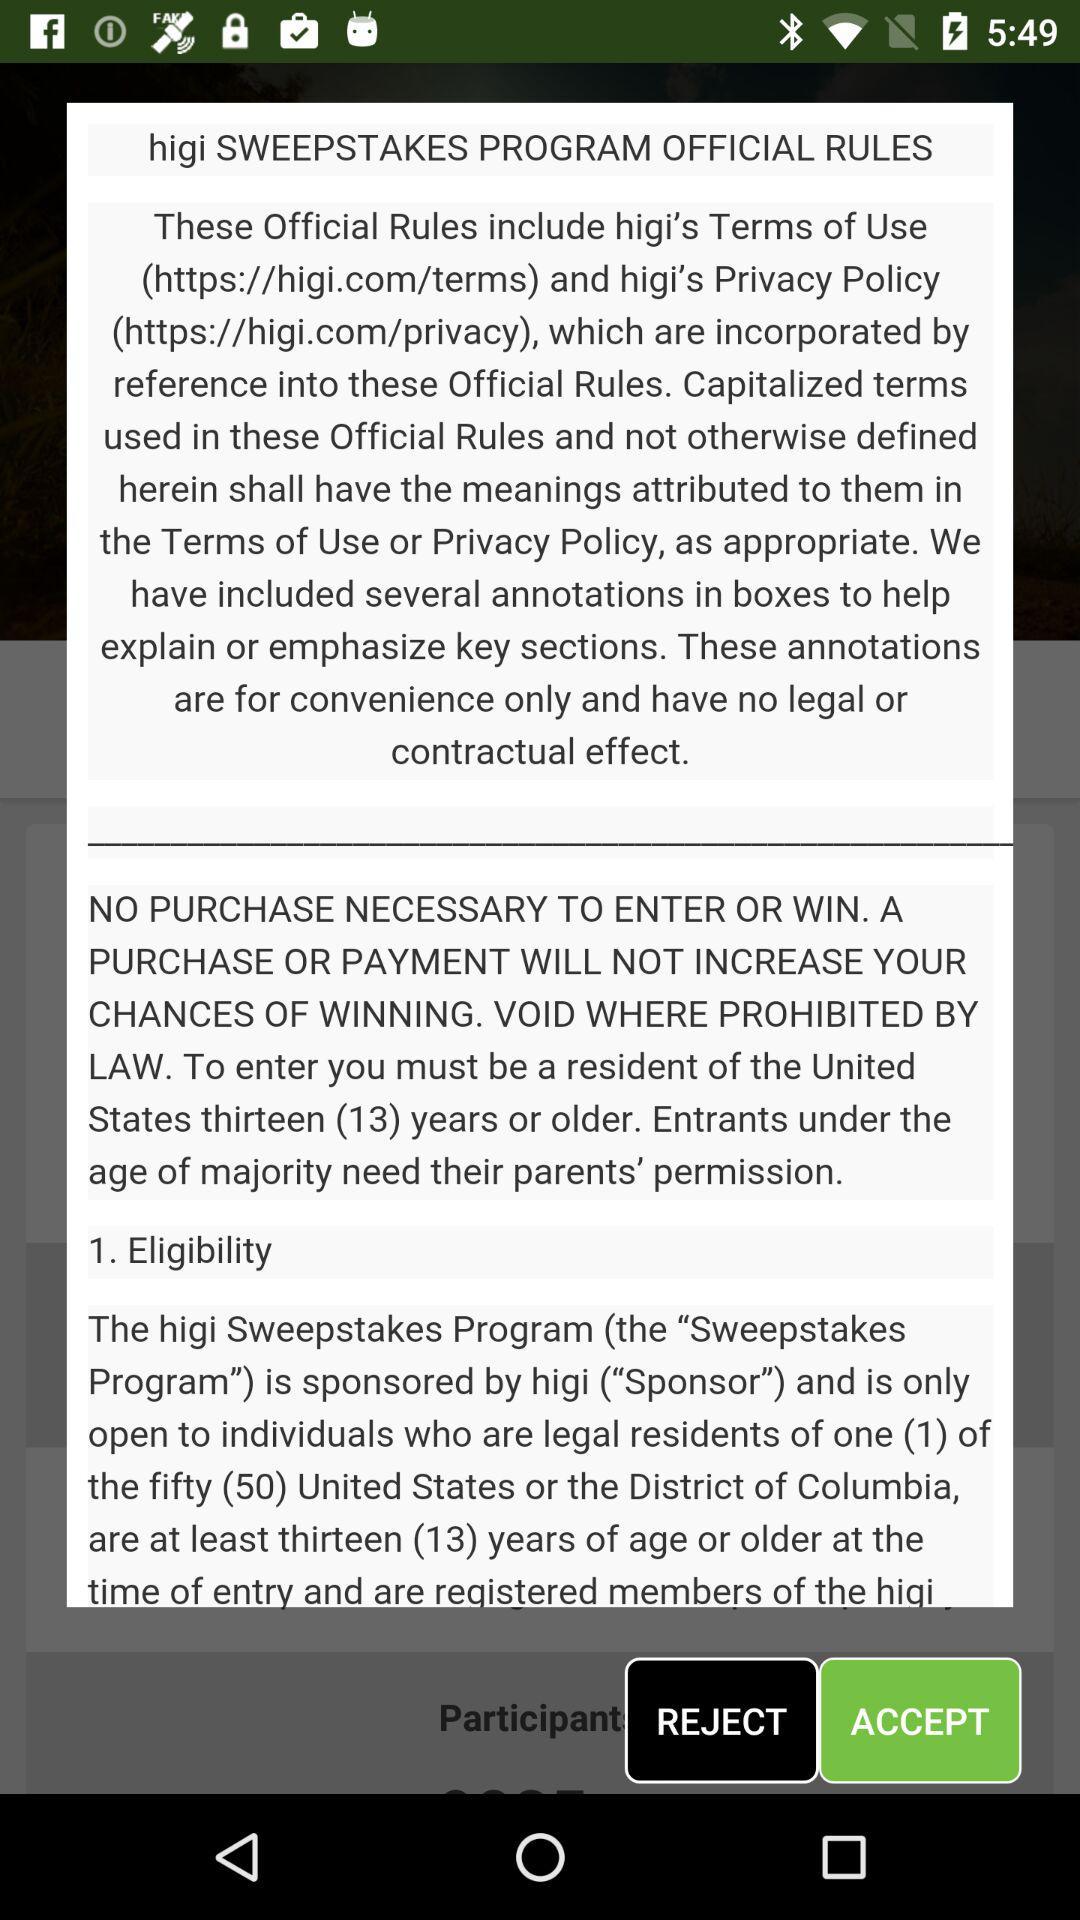  Describe the element at coordinates (540, 854) in the screenshot. I see `read article` at that location.